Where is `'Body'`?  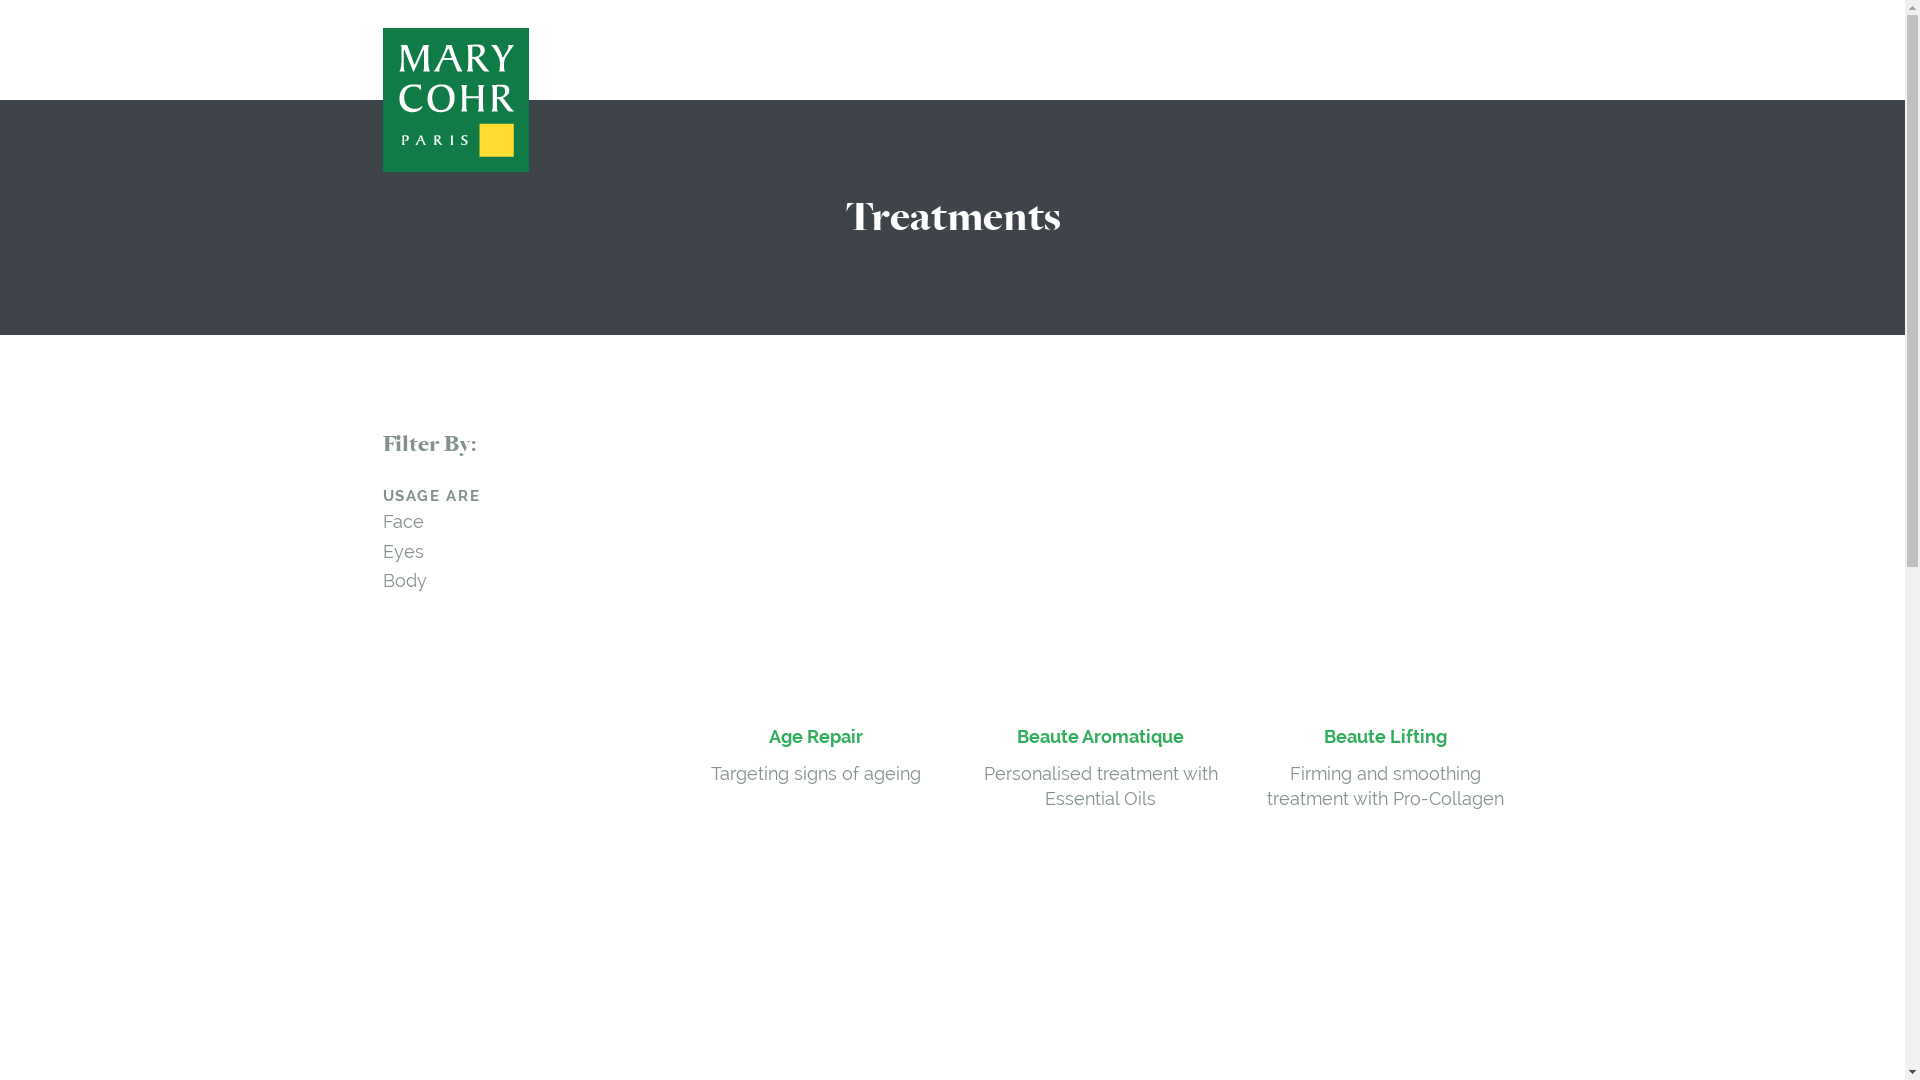
'Body' is located at coordinates (402, 580).